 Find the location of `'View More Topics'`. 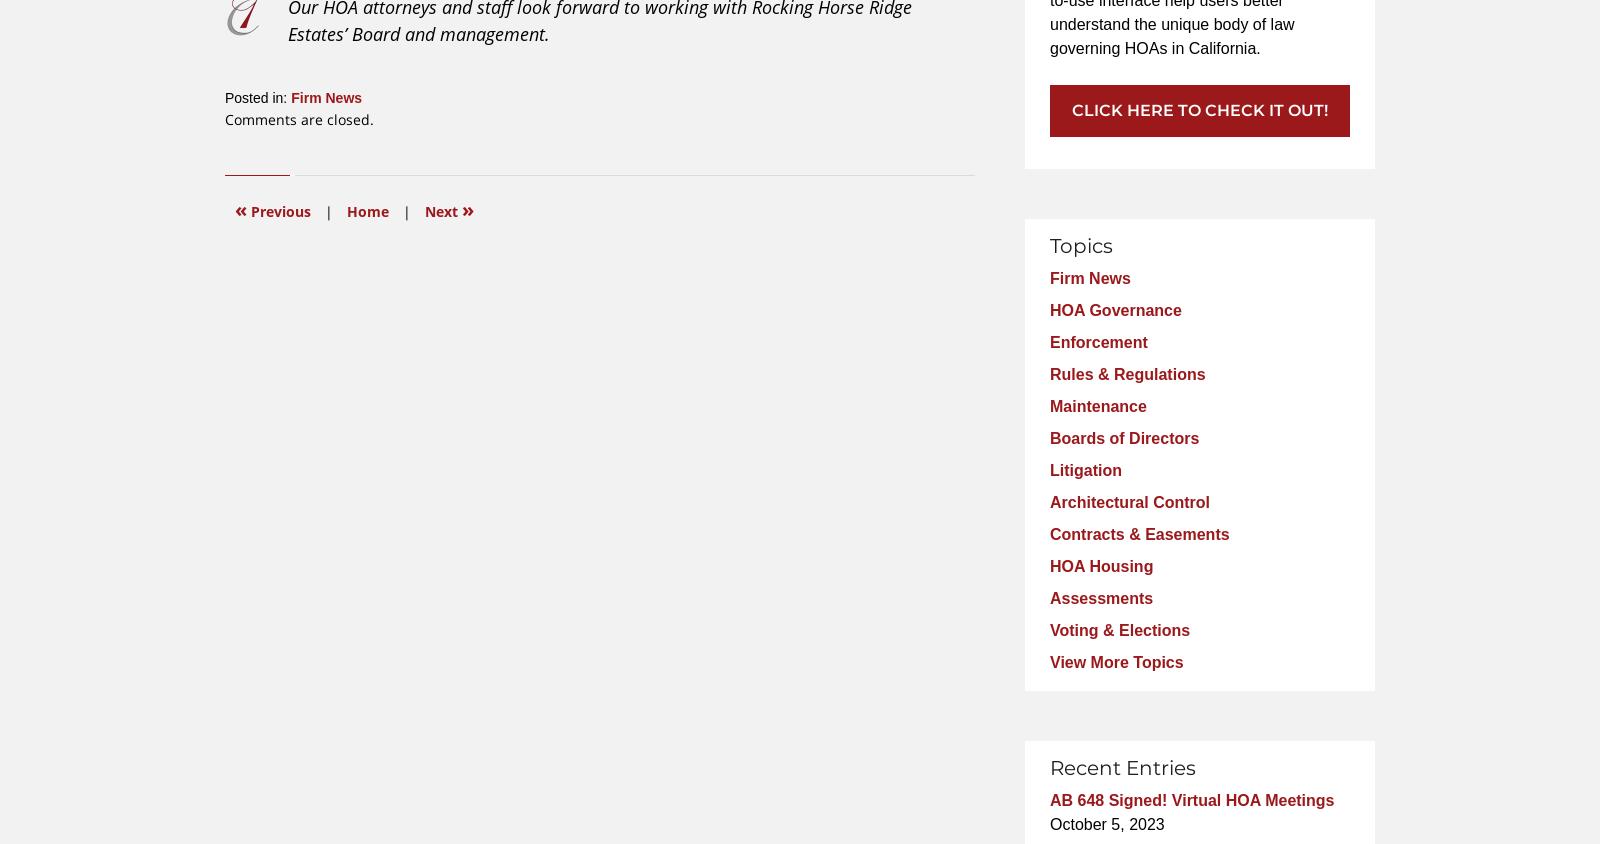

'View More Topics' is located at coordinates (1116, 660).